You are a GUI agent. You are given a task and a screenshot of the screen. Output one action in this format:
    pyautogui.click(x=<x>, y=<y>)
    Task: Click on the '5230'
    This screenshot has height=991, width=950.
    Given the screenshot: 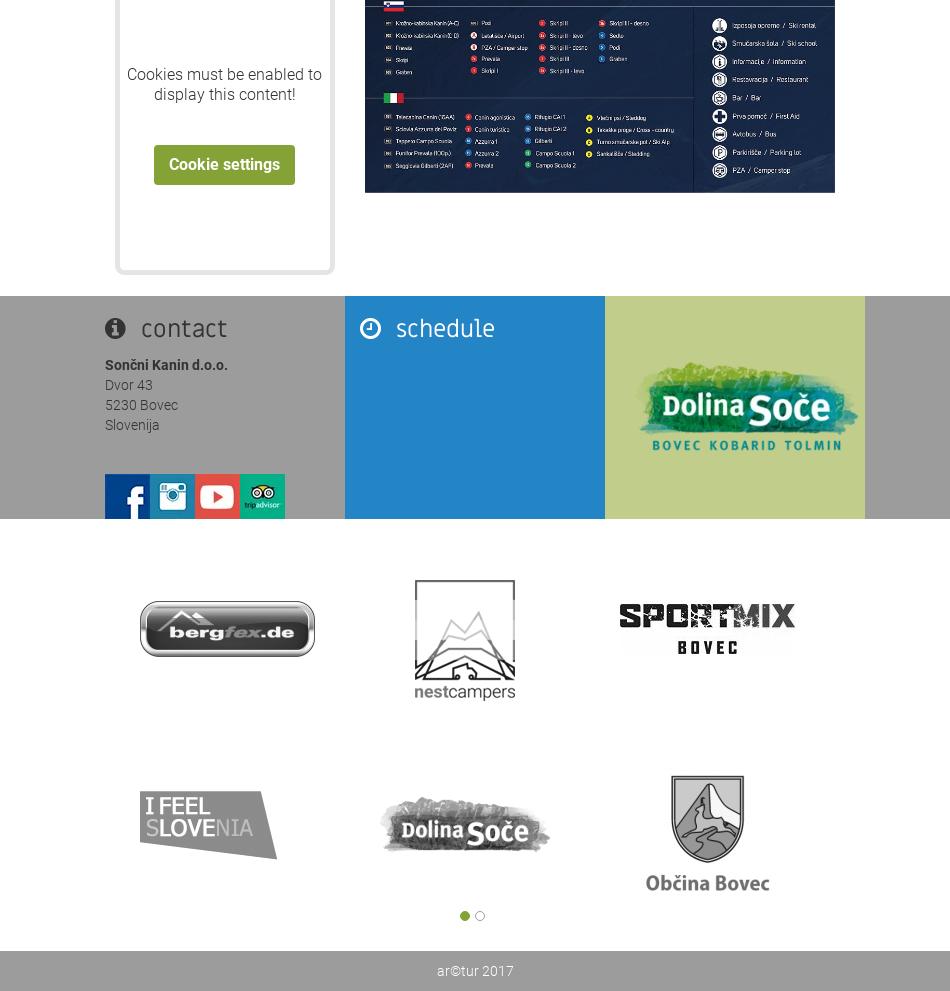 What is the action you would take?
    pyautogui.click(x=104, y=404)
    